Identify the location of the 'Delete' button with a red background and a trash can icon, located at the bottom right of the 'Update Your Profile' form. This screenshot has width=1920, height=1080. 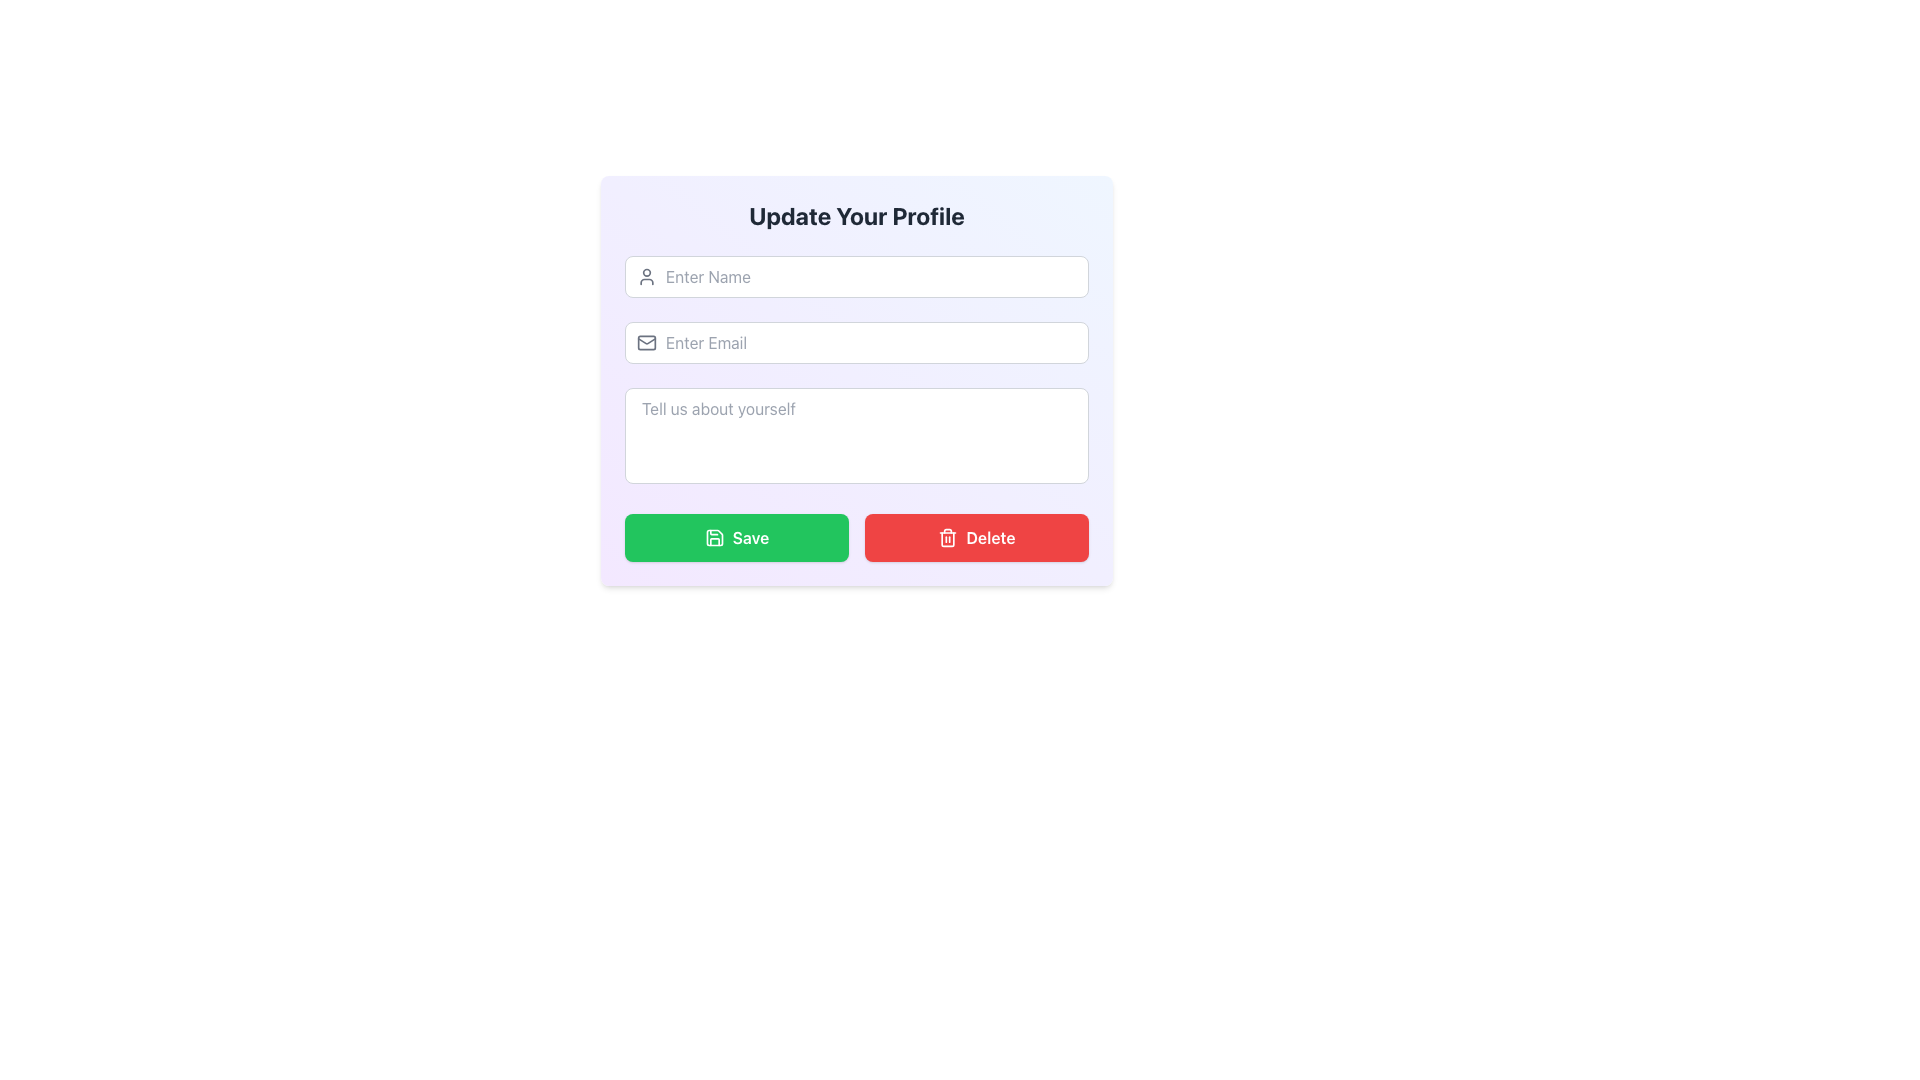
(977, 536).